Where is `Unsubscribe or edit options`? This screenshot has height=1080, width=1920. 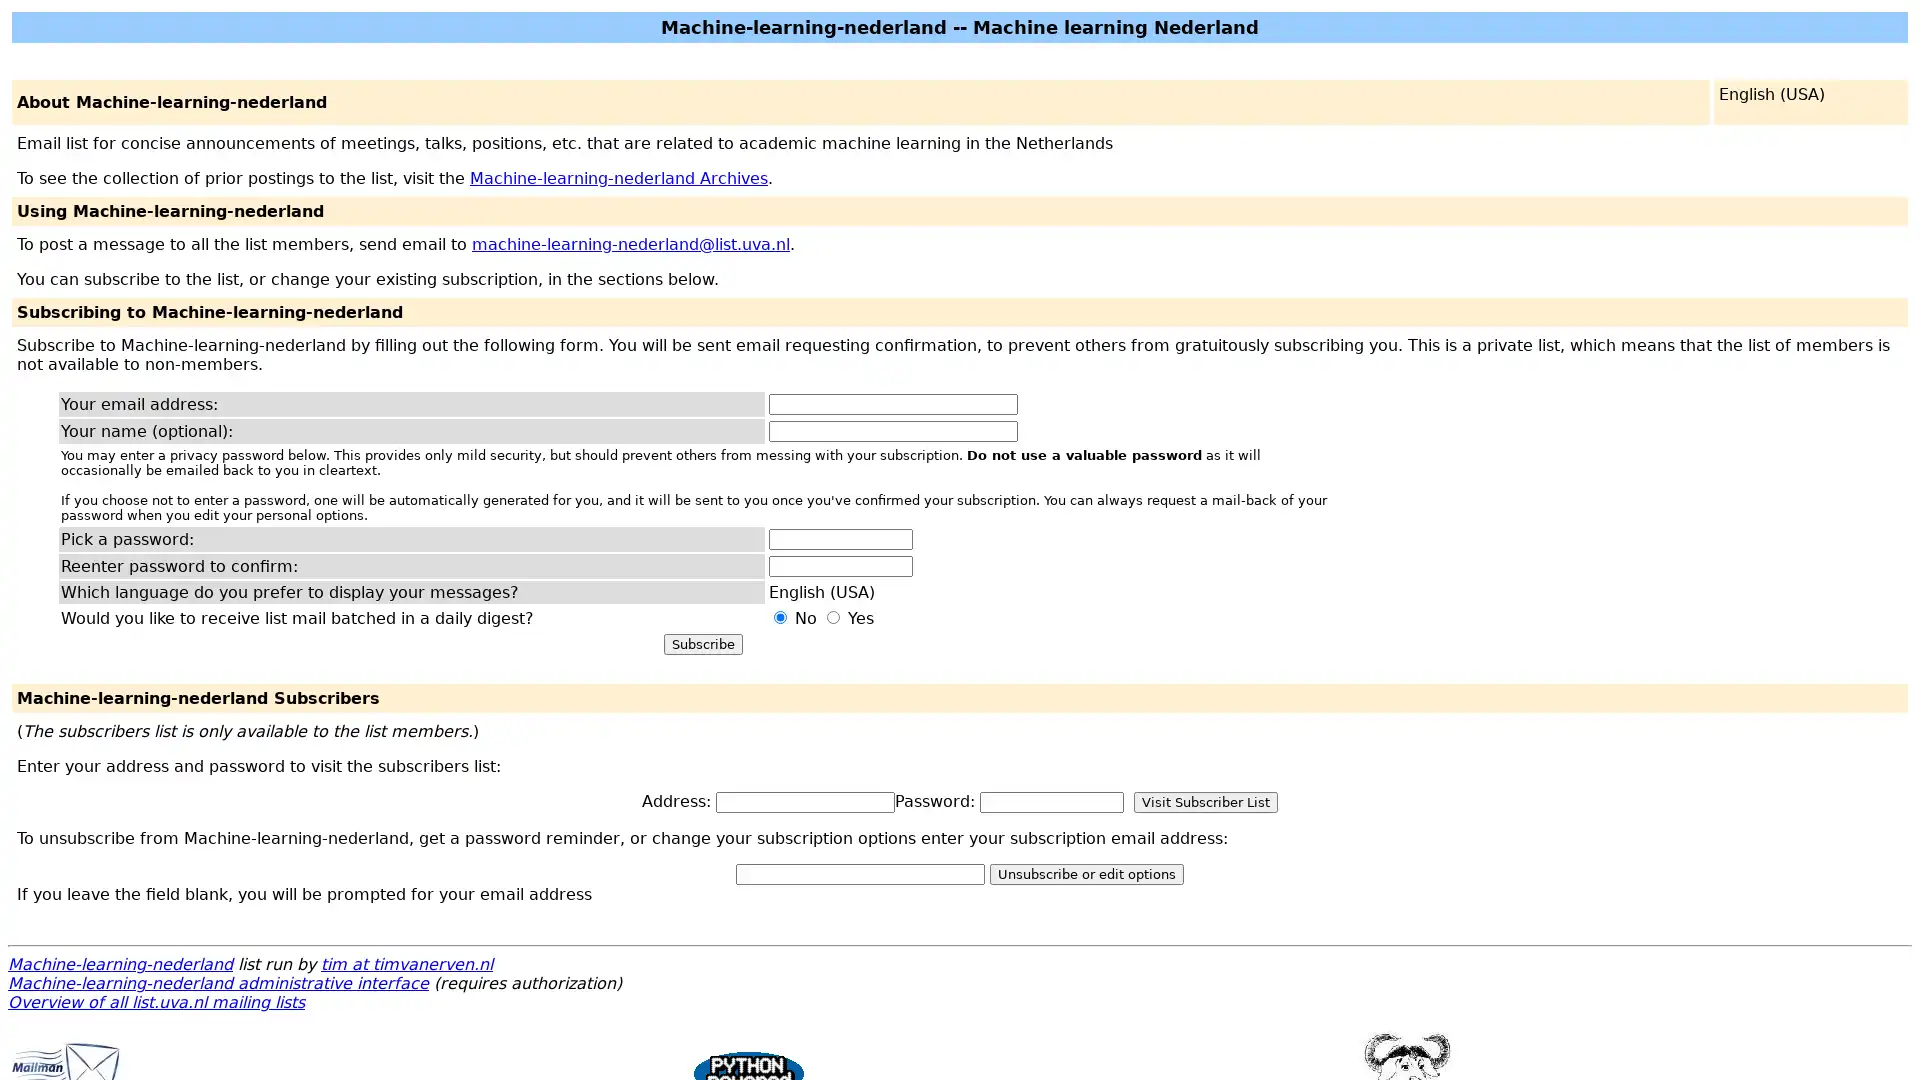
Unsubscribe or edit options is located at coordinates (1085, 873).